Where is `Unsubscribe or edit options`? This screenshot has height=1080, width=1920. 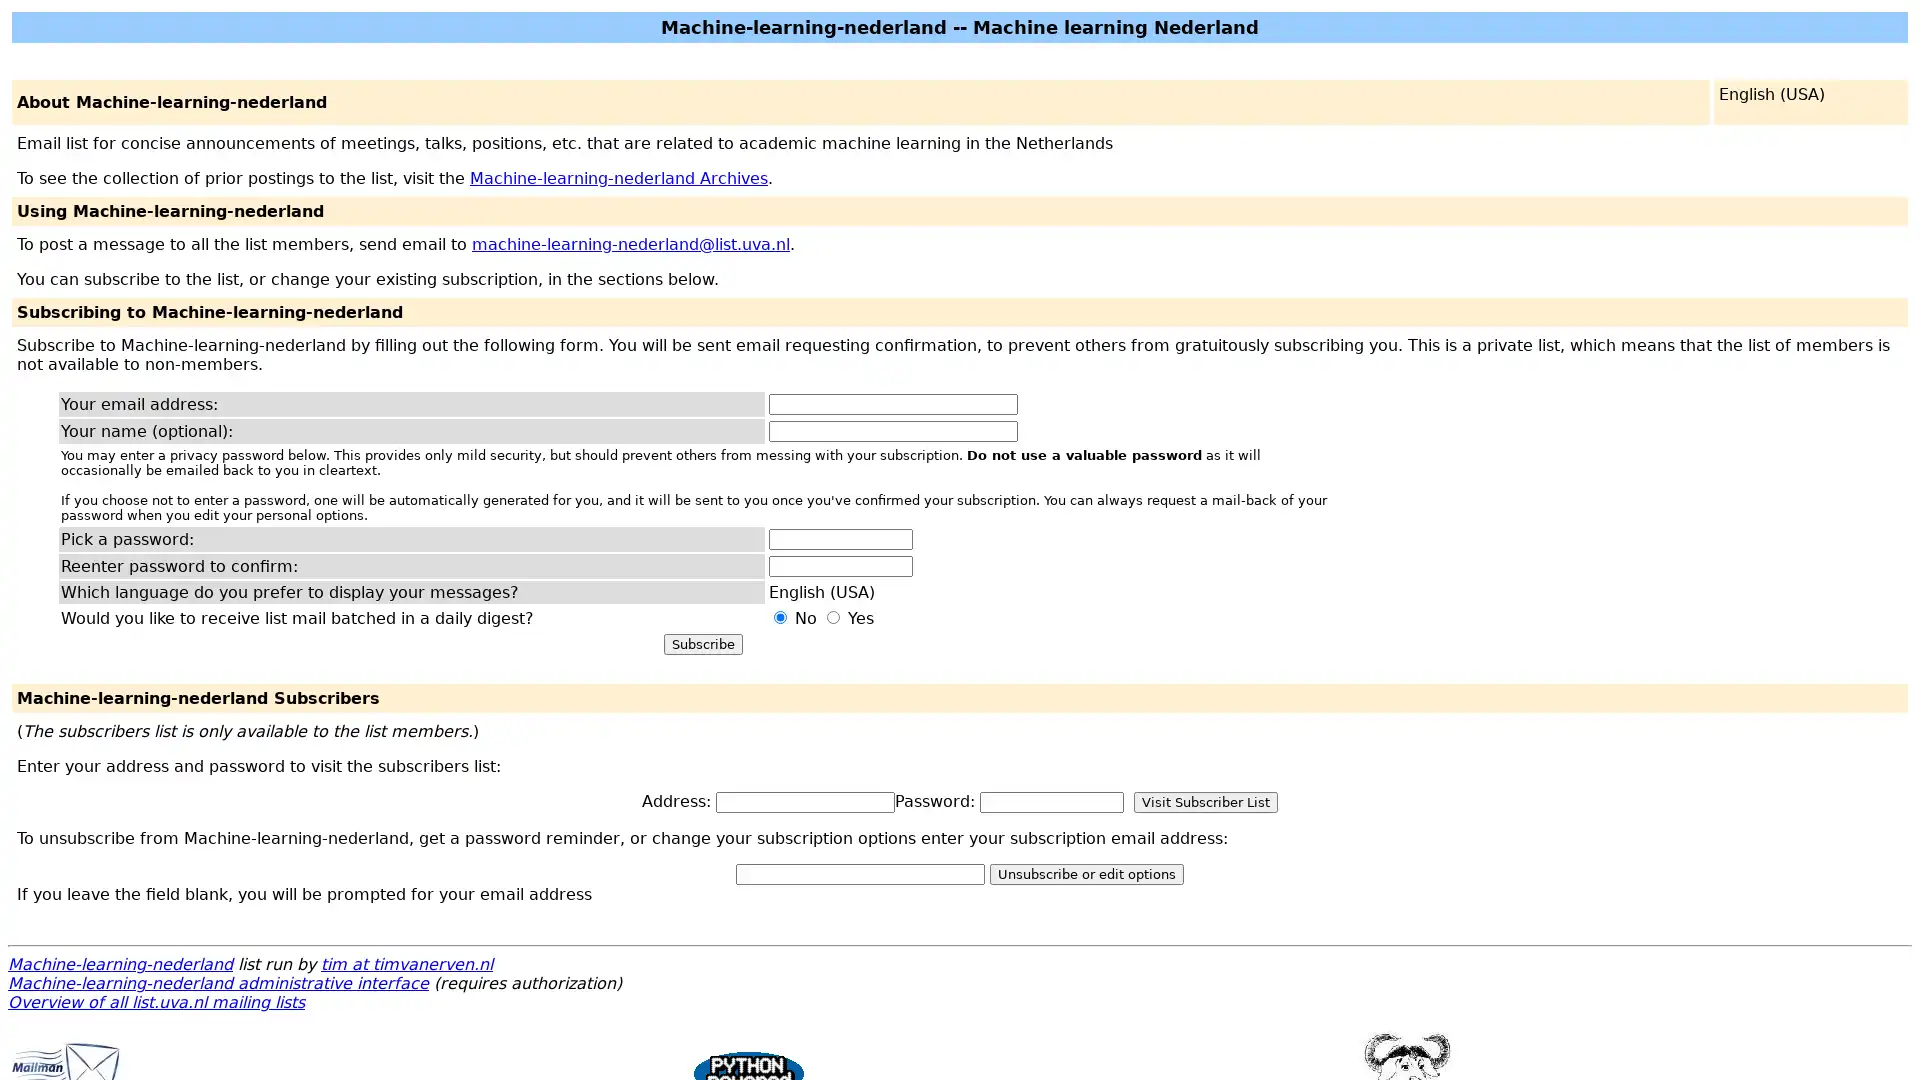
Unsubscribe or edit options is located at coordinates (1085, 873).